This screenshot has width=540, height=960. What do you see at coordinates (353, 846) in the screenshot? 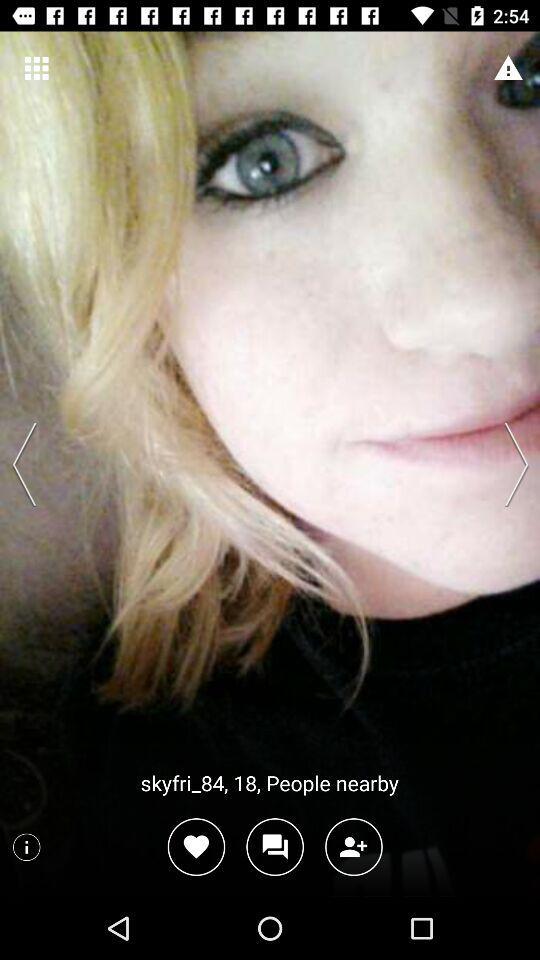
I see `the follow icon` at bounding box center [353, 846].